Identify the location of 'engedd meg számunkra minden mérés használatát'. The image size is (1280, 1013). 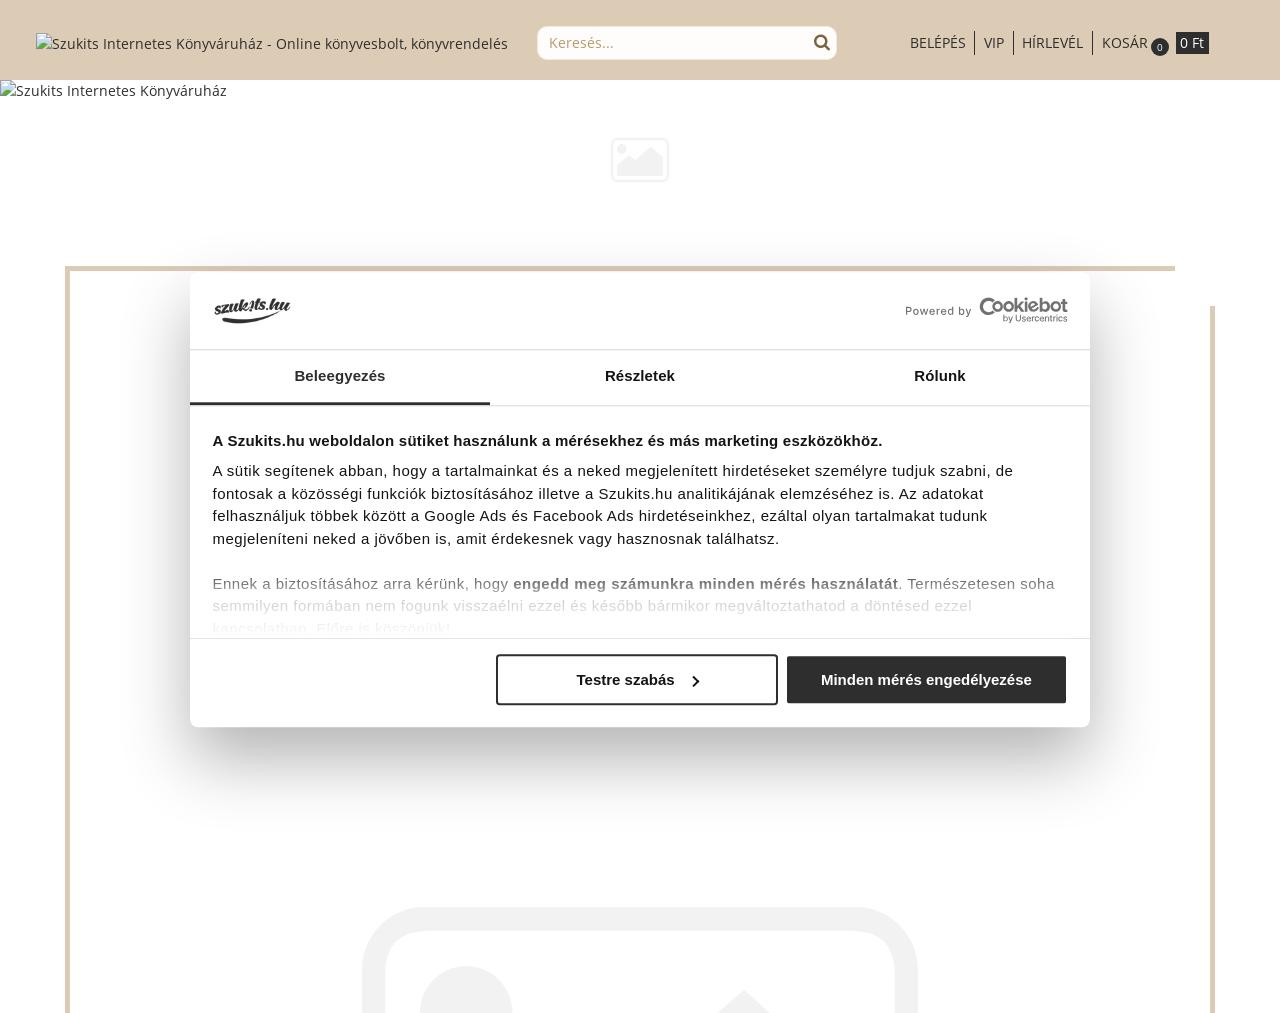
(513, 583).